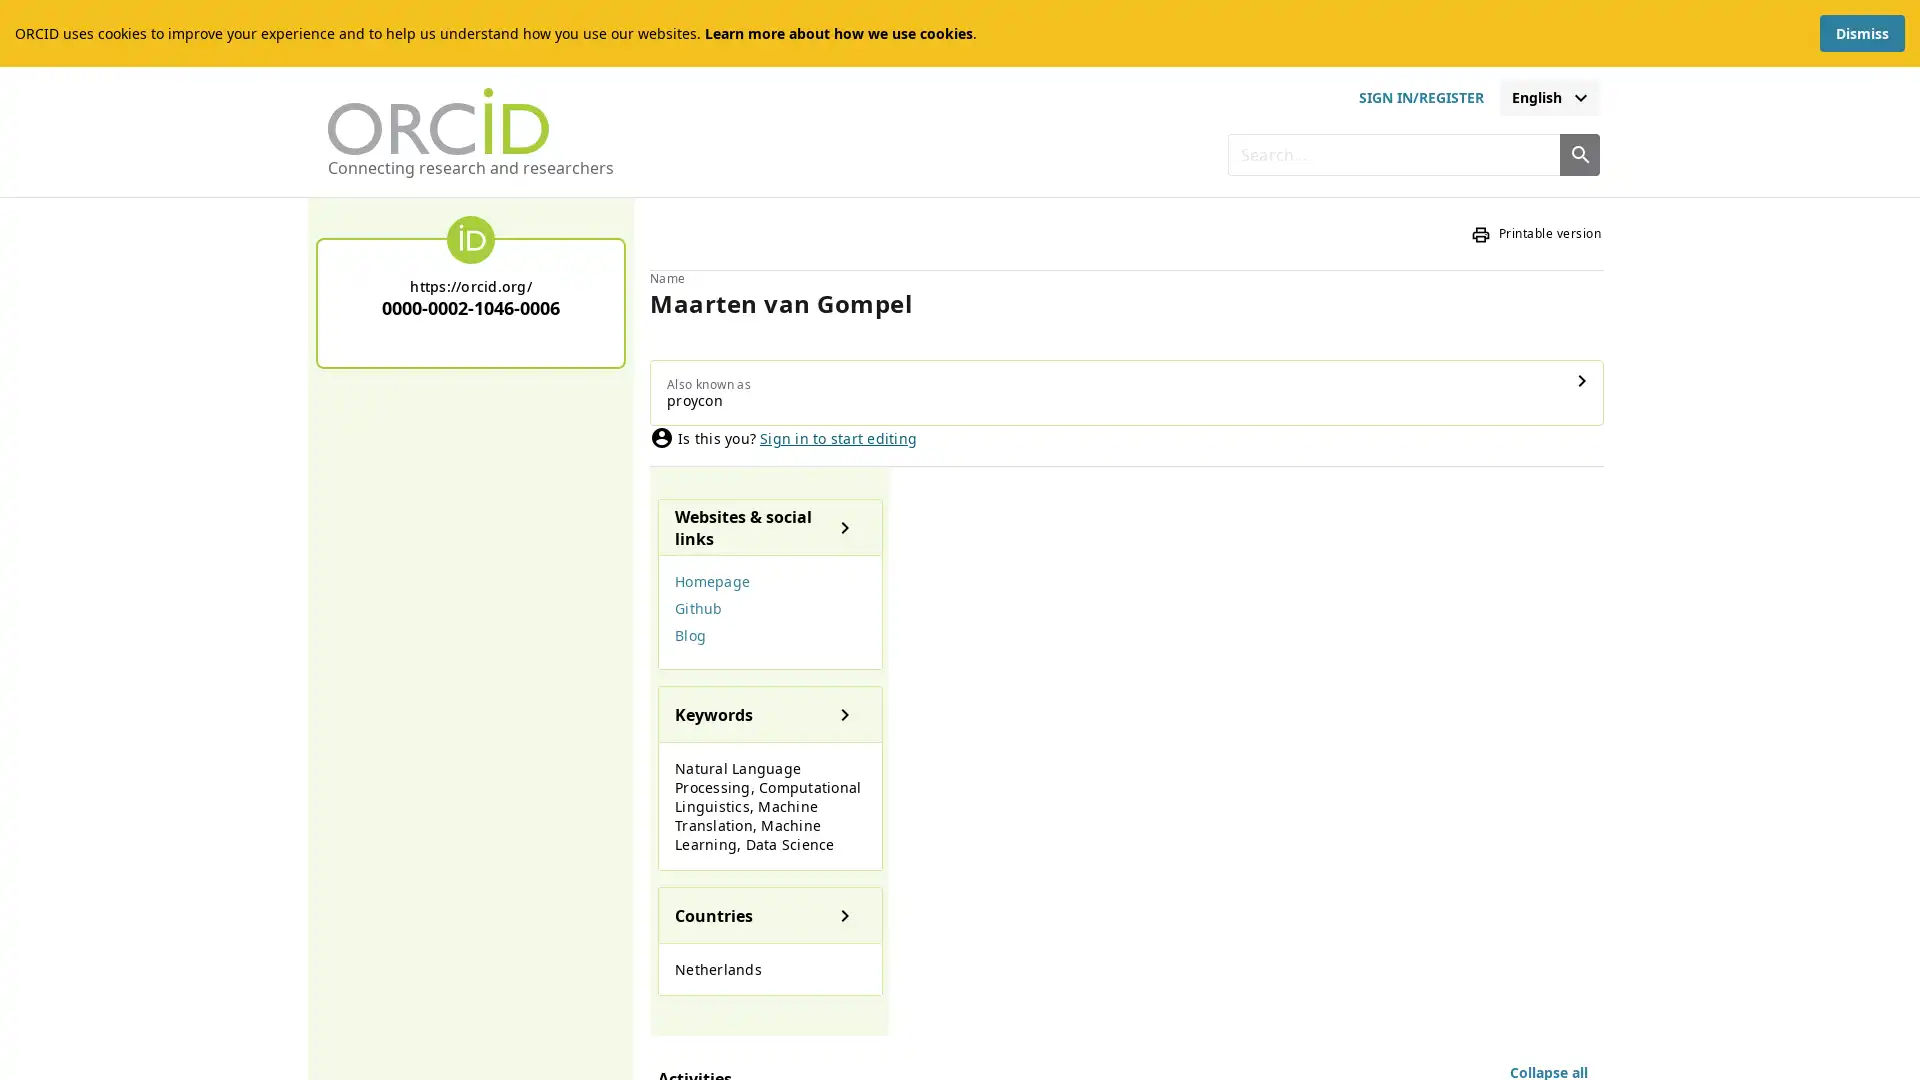 This screenshot has height=1080, width=1920. What do you see at coordinates (1548, 445) in the screenshot?
I see `Collapse all` at bounding box center [1548, 445].